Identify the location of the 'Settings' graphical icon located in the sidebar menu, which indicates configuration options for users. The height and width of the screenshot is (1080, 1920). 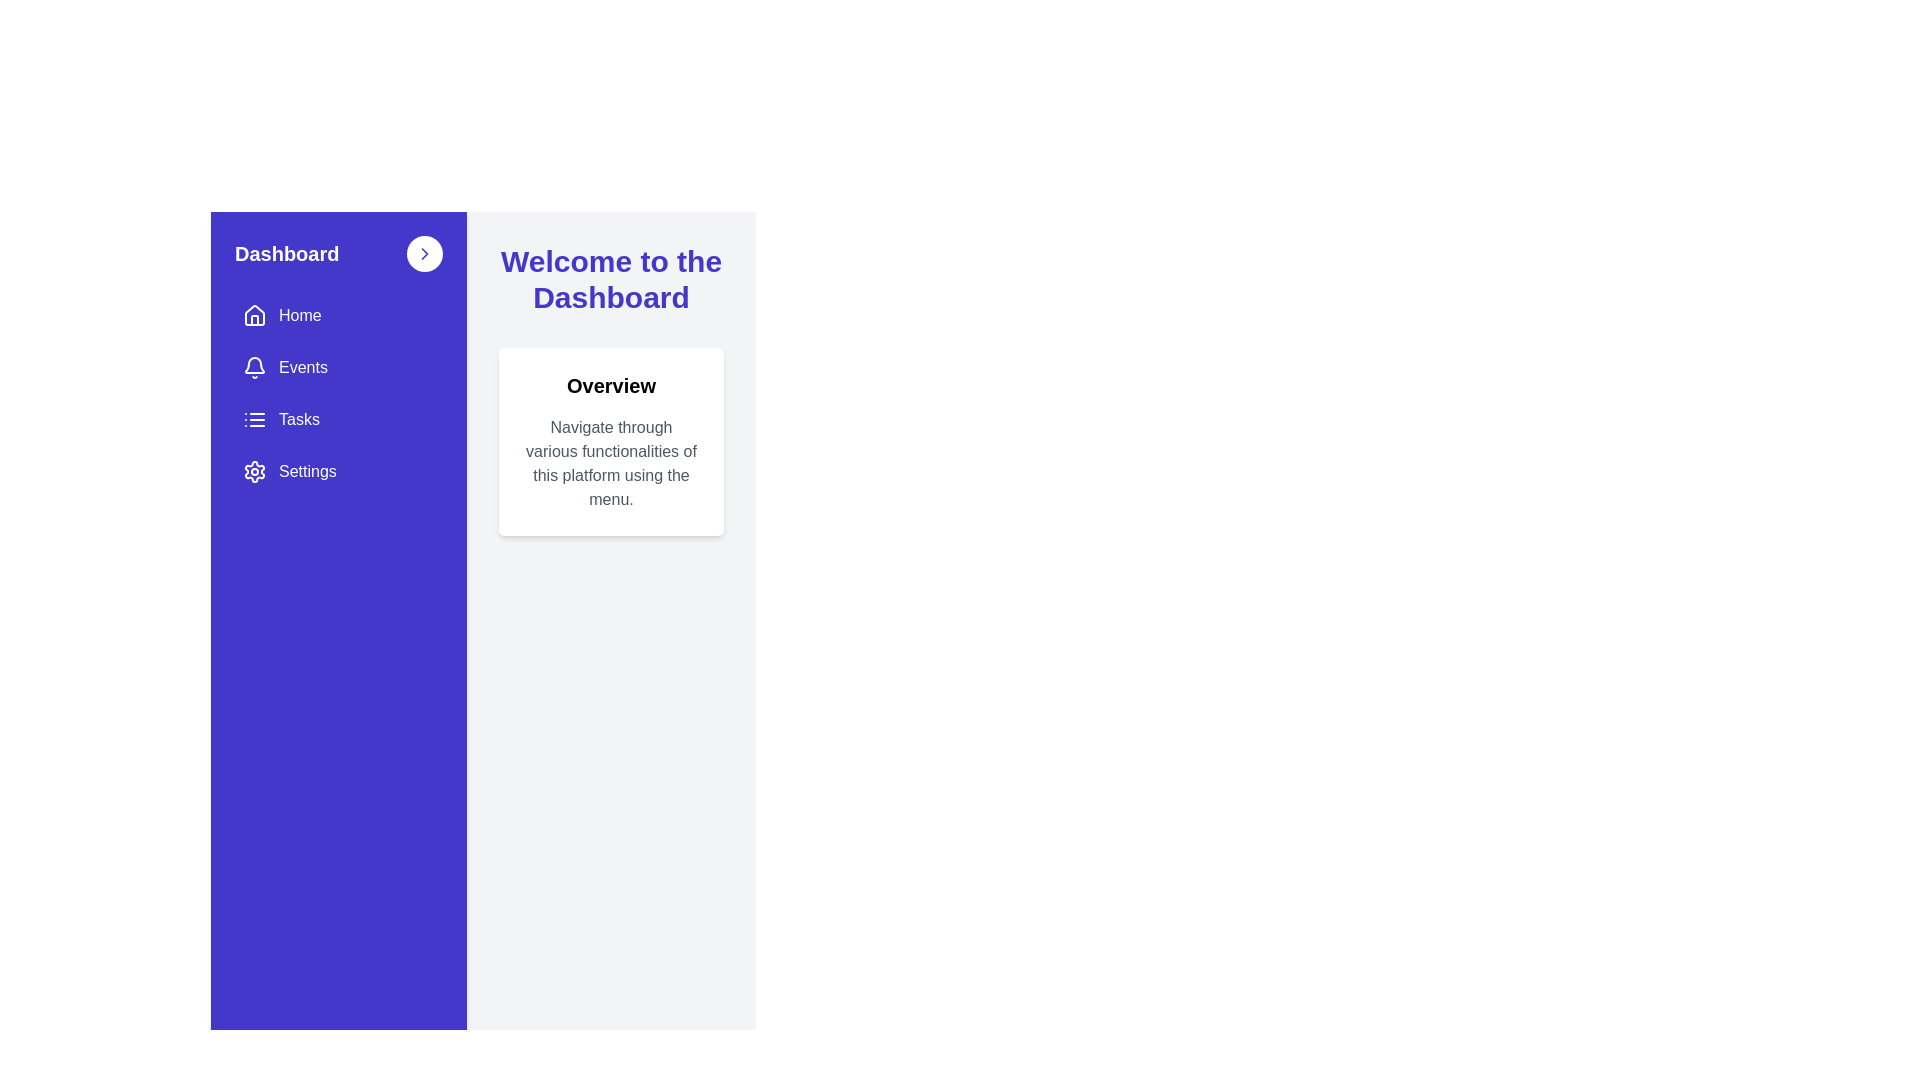
(253, 471).